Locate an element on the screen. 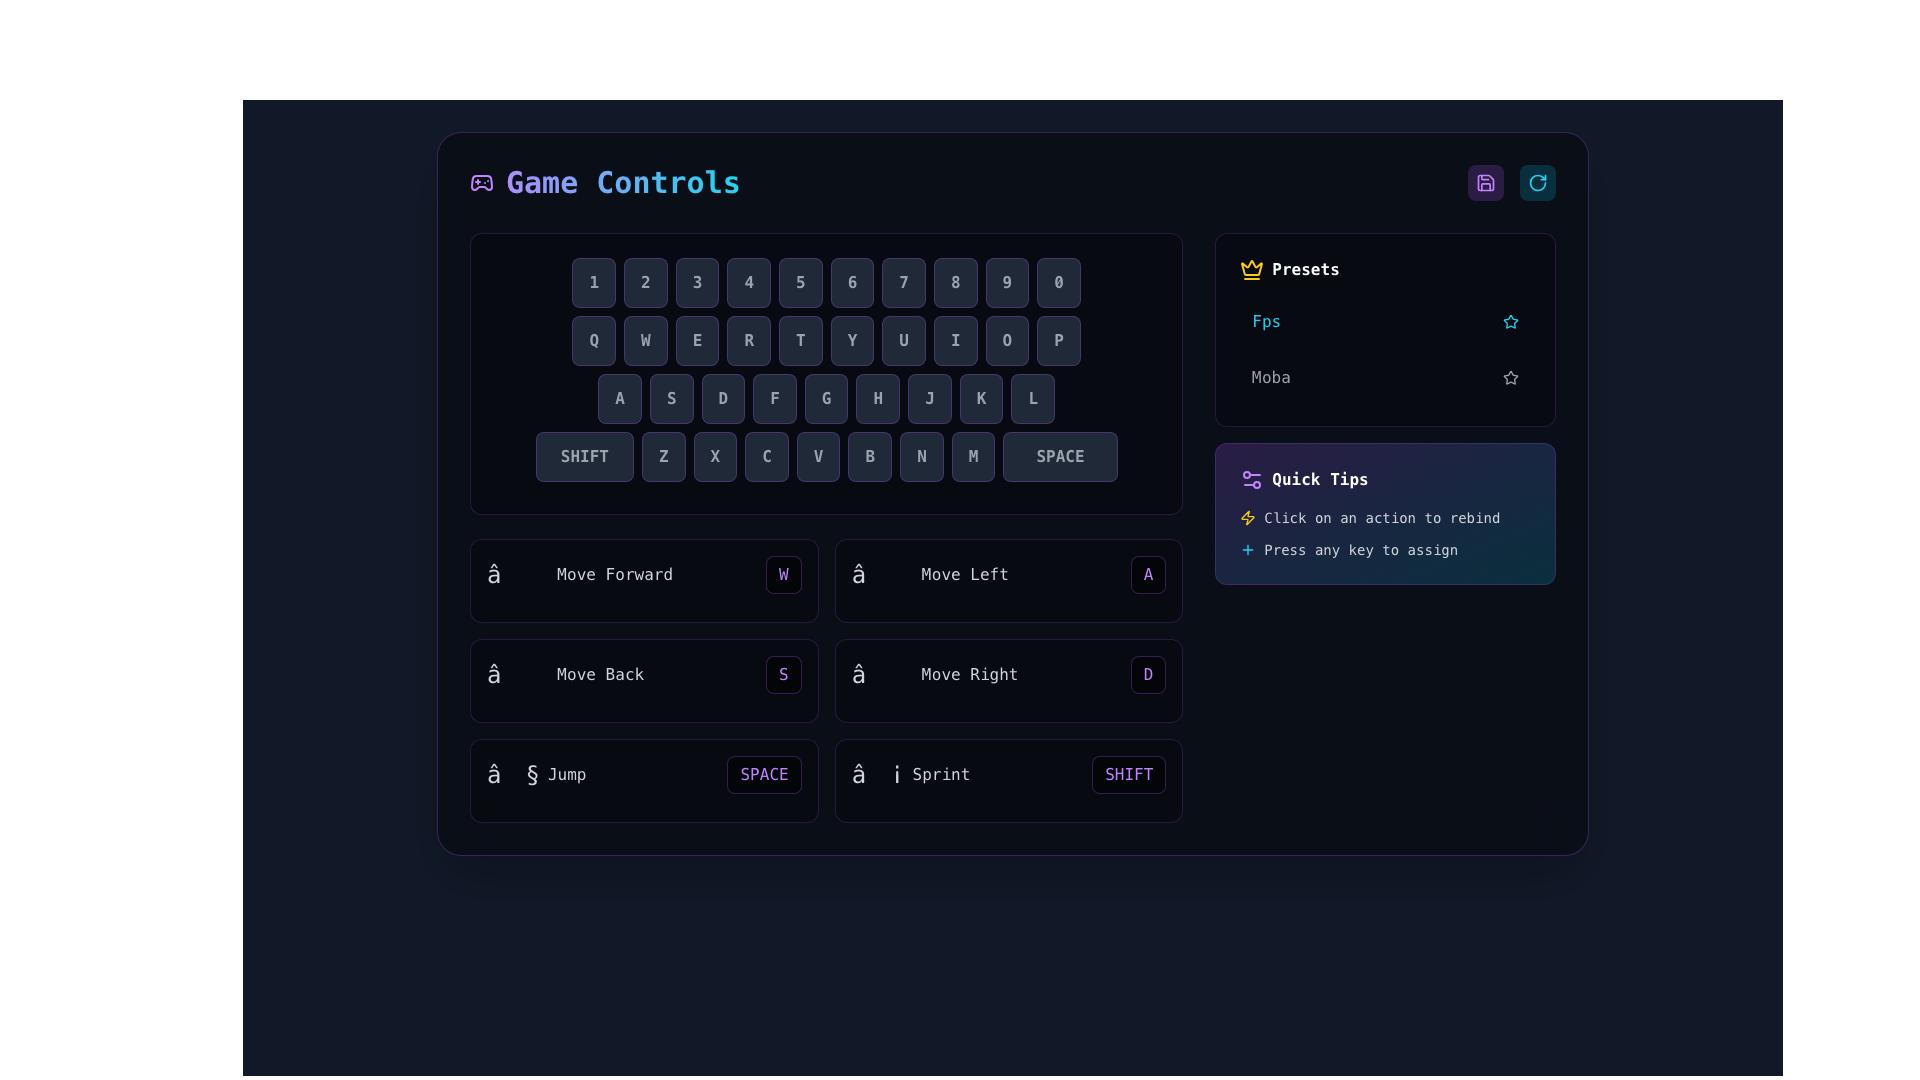 This screenshot has width=1920, height=1080. the keybinding button for the 'Move Left' action in the gaming control configuration interface to change the assigned key is located at coordinates (1008, 574).